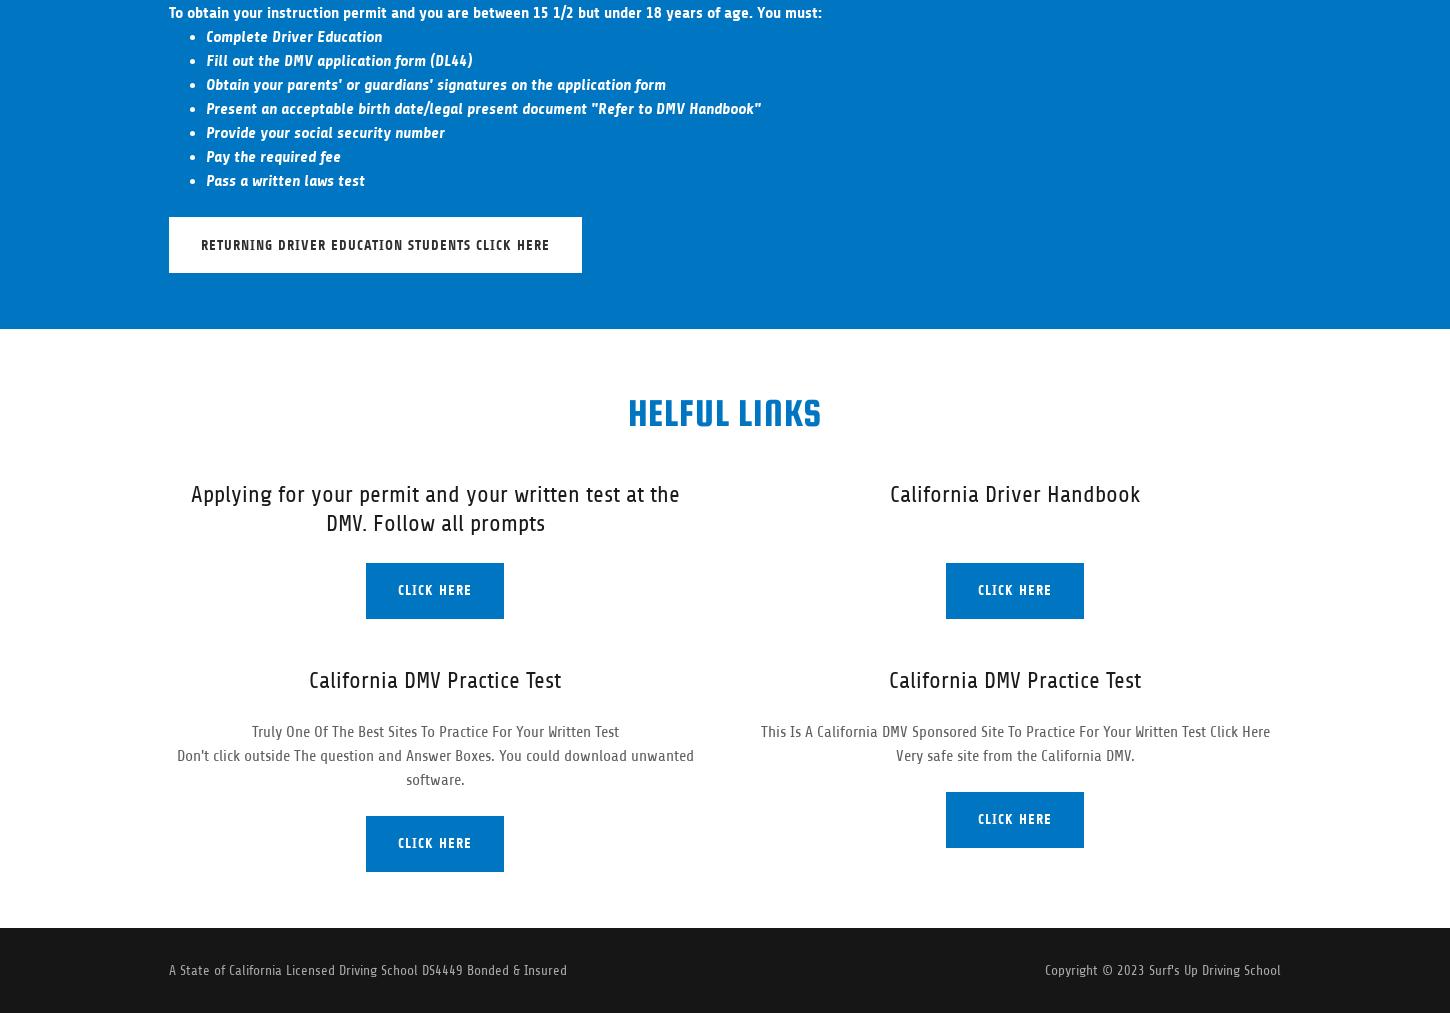 This screenshot has height=1013, width=1450. What do you see at coordinates (723, 412) in the screenshot?
I see `'Helful Links'` at bounding box center [723, 412].